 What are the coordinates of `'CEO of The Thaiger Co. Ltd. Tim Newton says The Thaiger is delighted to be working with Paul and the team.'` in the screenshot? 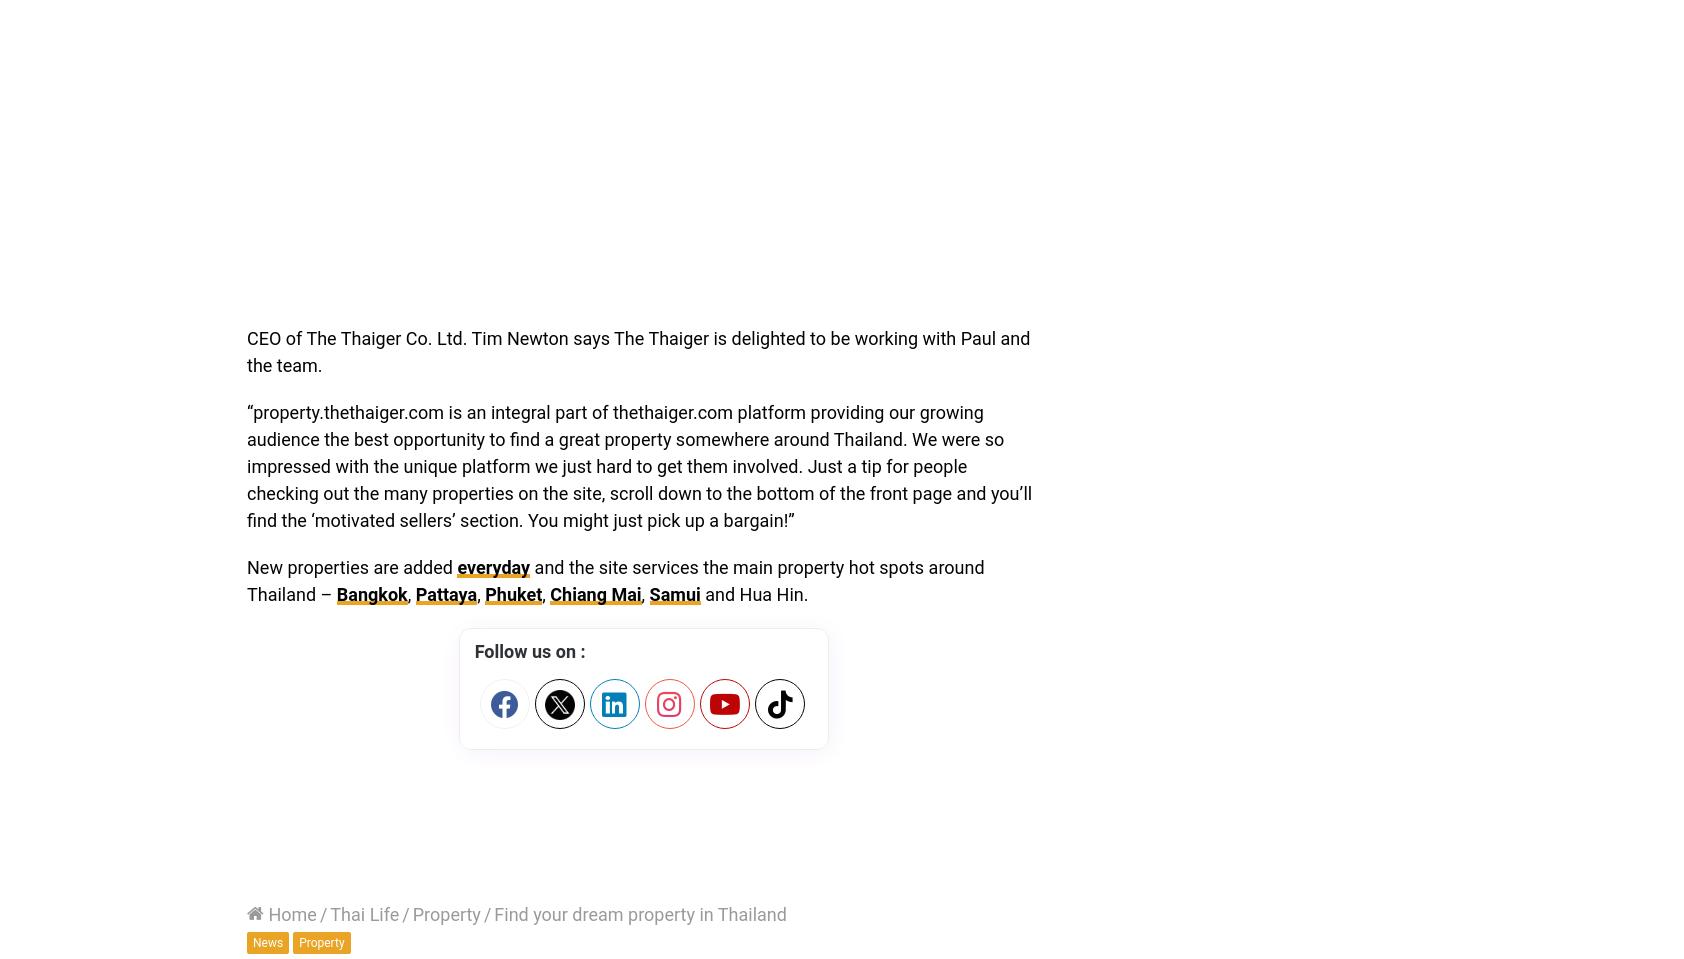 It's located at (638, 350).